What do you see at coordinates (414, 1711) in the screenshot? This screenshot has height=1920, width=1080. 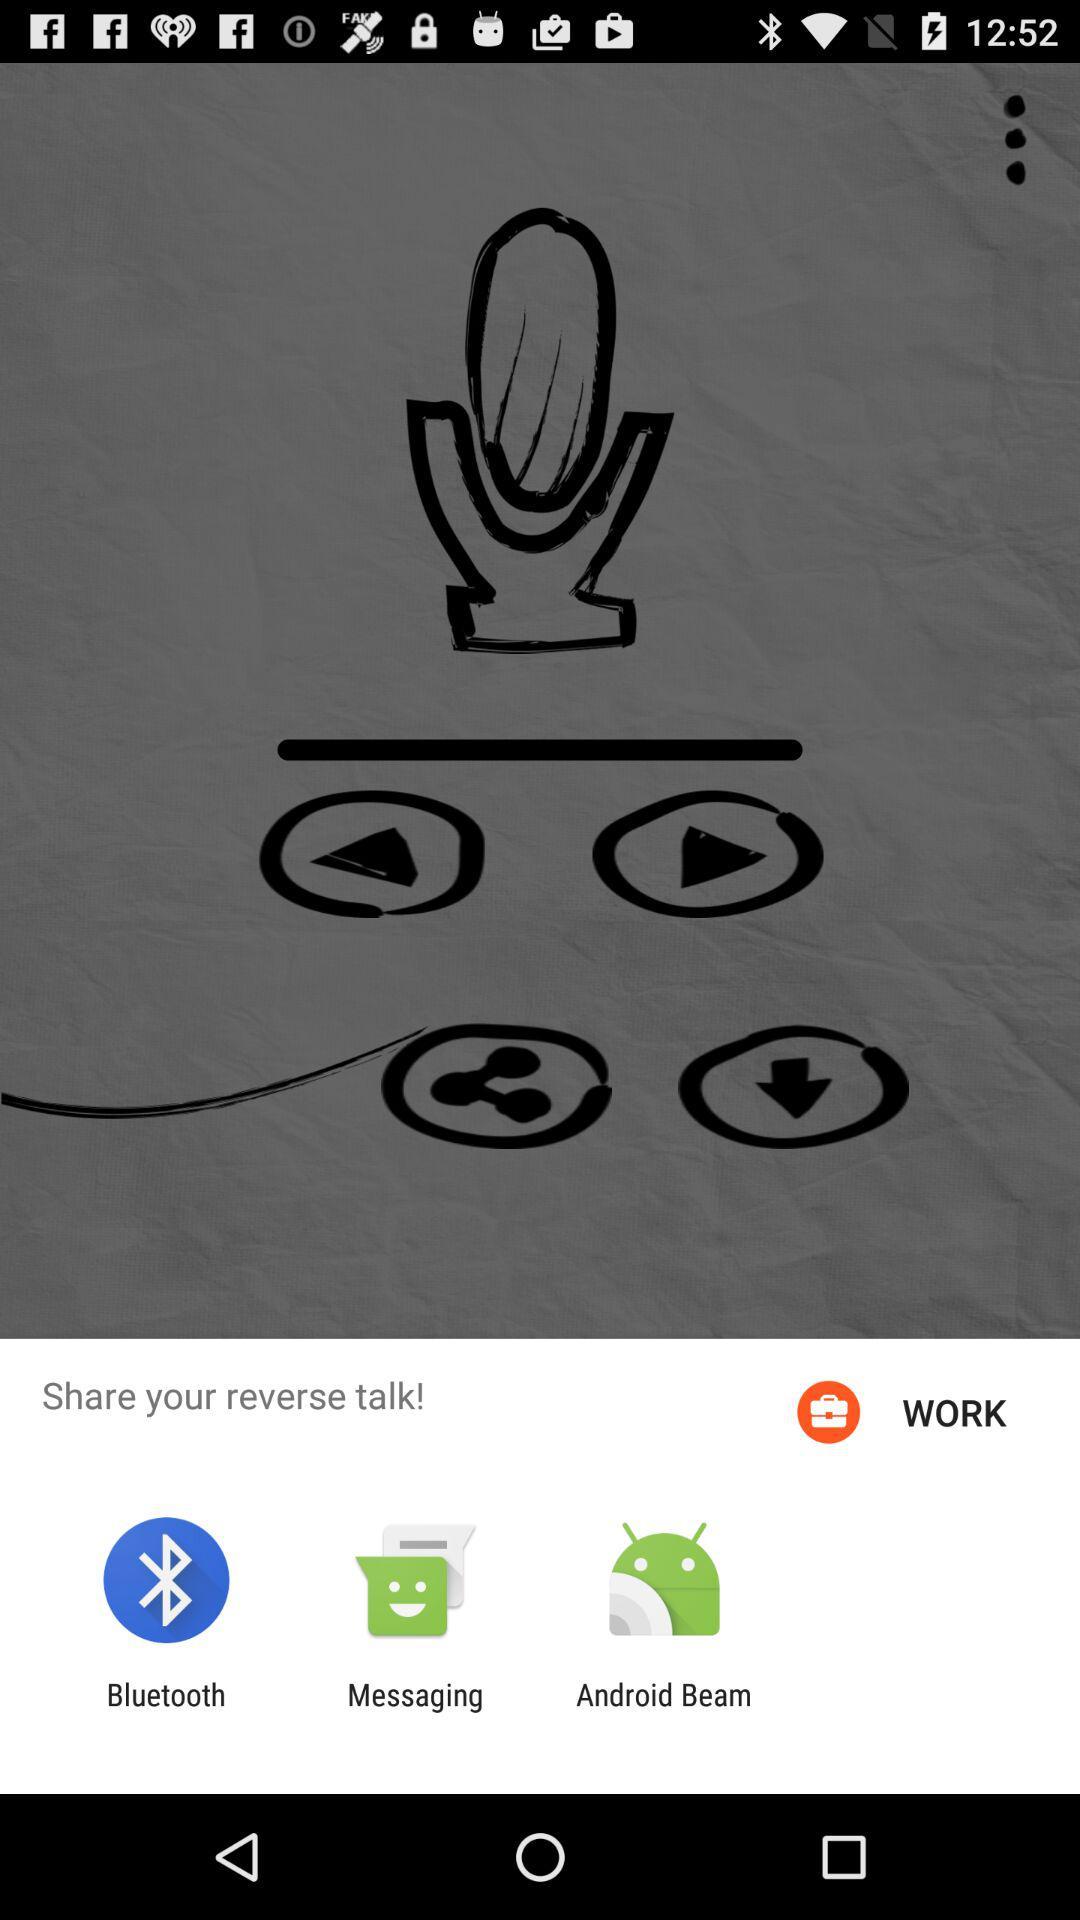 I see `item to the right of bluetooth item` at bounding box center [414, 1711].